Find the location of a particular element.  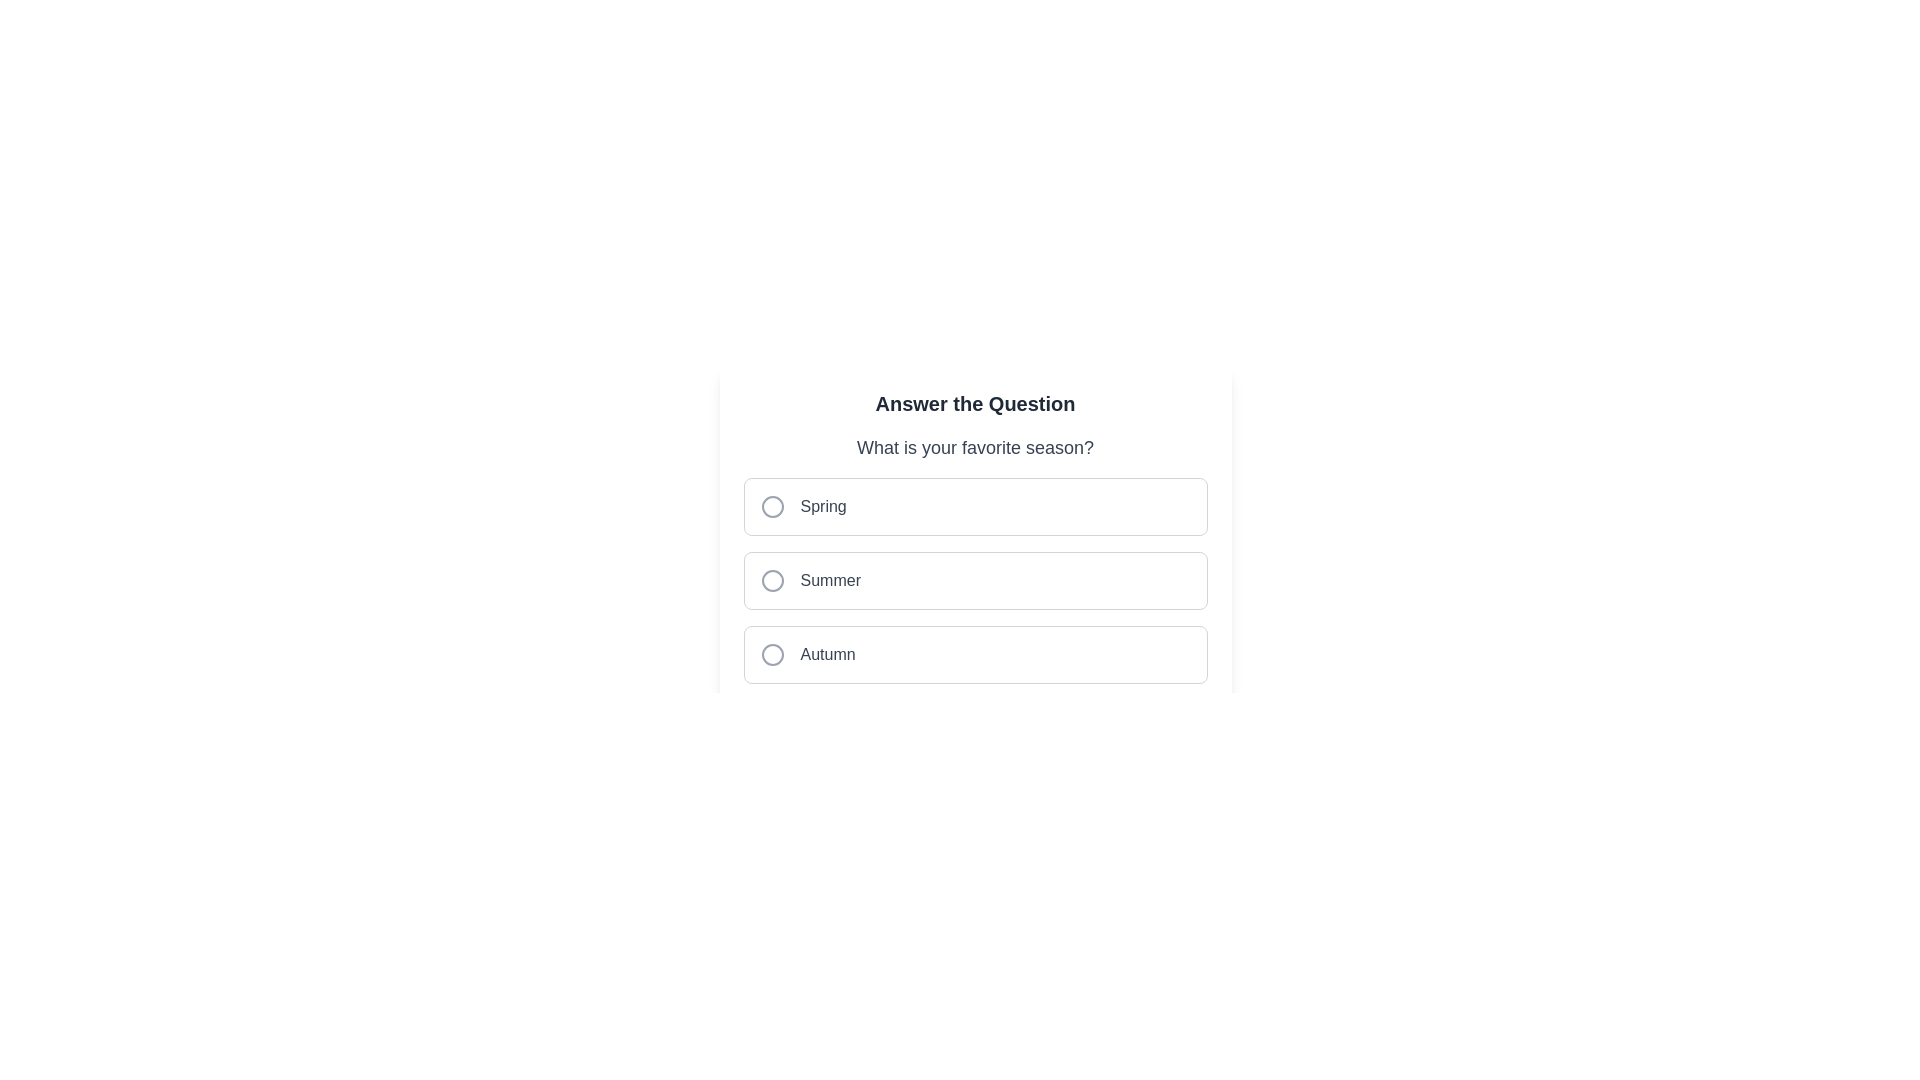

the 'Autumn' radio button option is located at coordinates (975, 655).